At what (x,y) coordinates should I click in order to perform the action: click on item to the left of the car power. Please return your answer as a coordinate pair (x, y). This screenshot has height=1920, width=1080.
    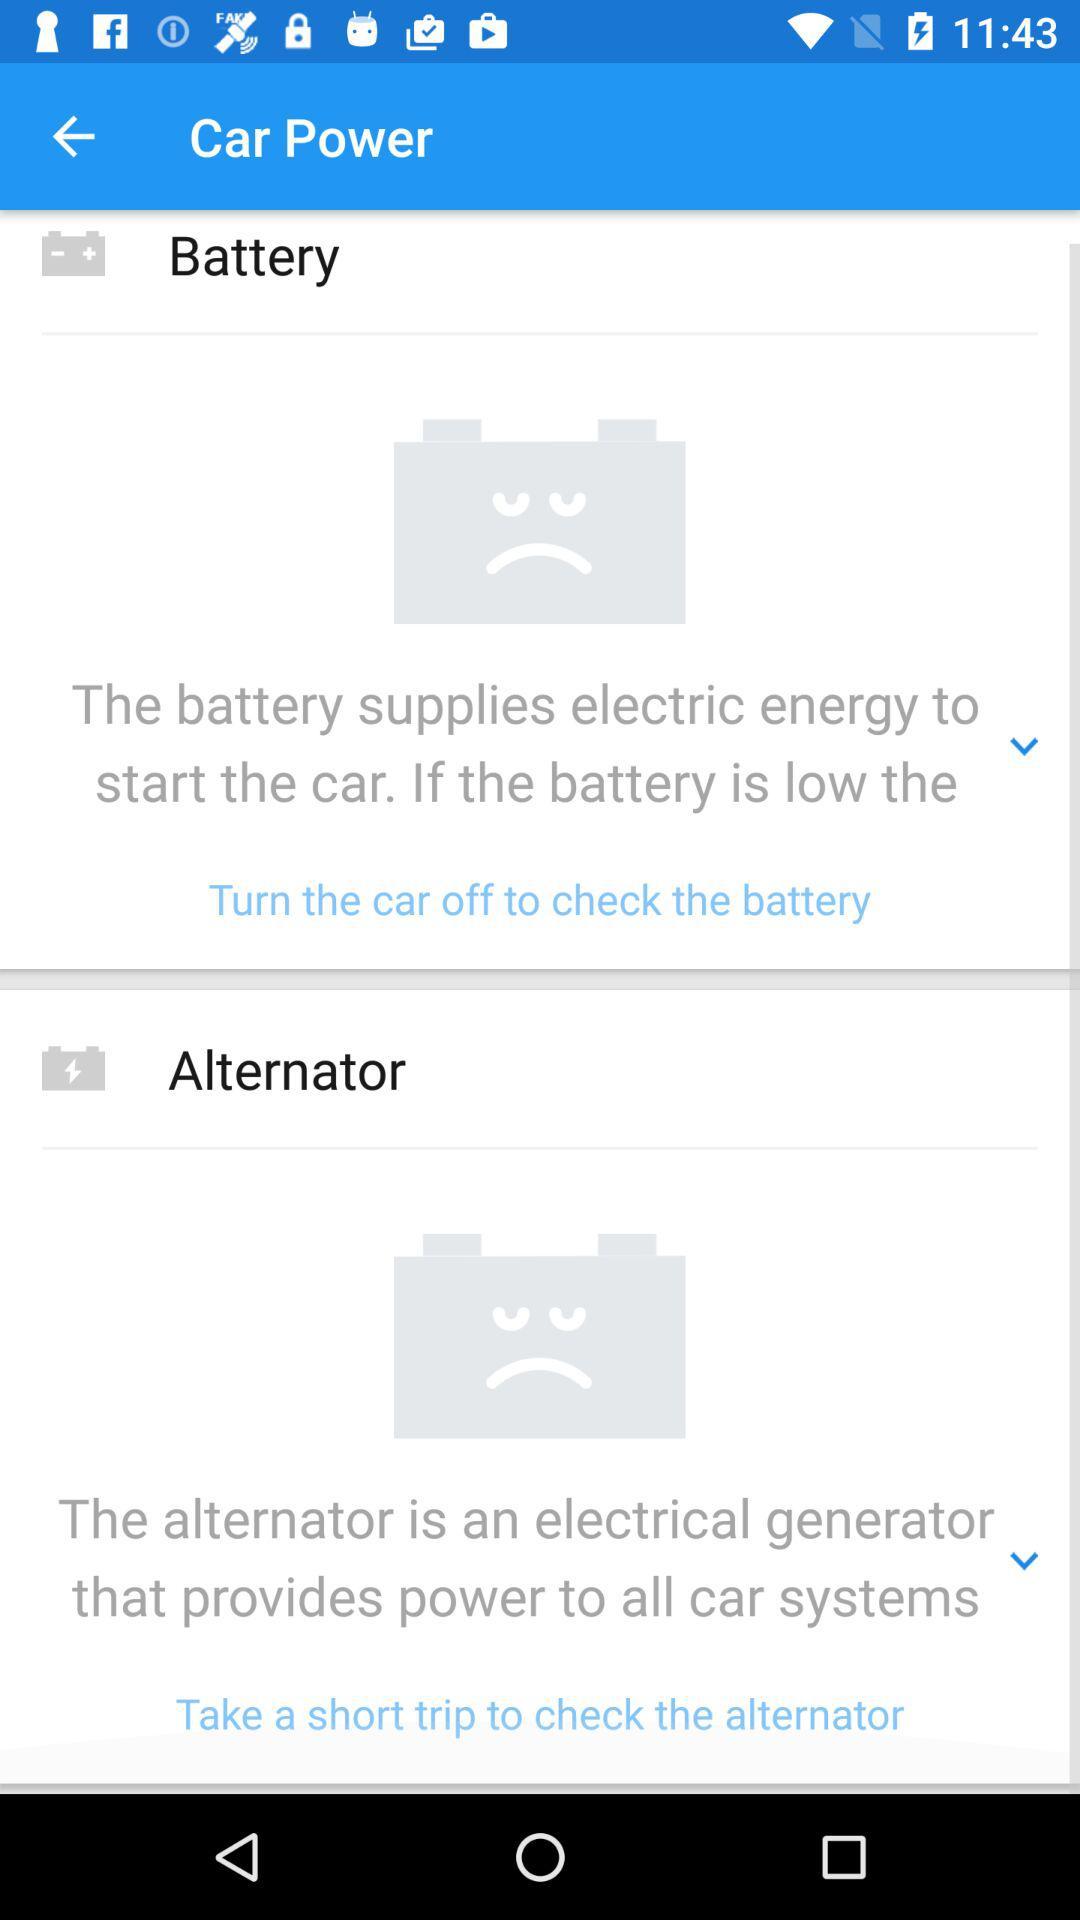
    Looking at the image, I should click on (72, 135).